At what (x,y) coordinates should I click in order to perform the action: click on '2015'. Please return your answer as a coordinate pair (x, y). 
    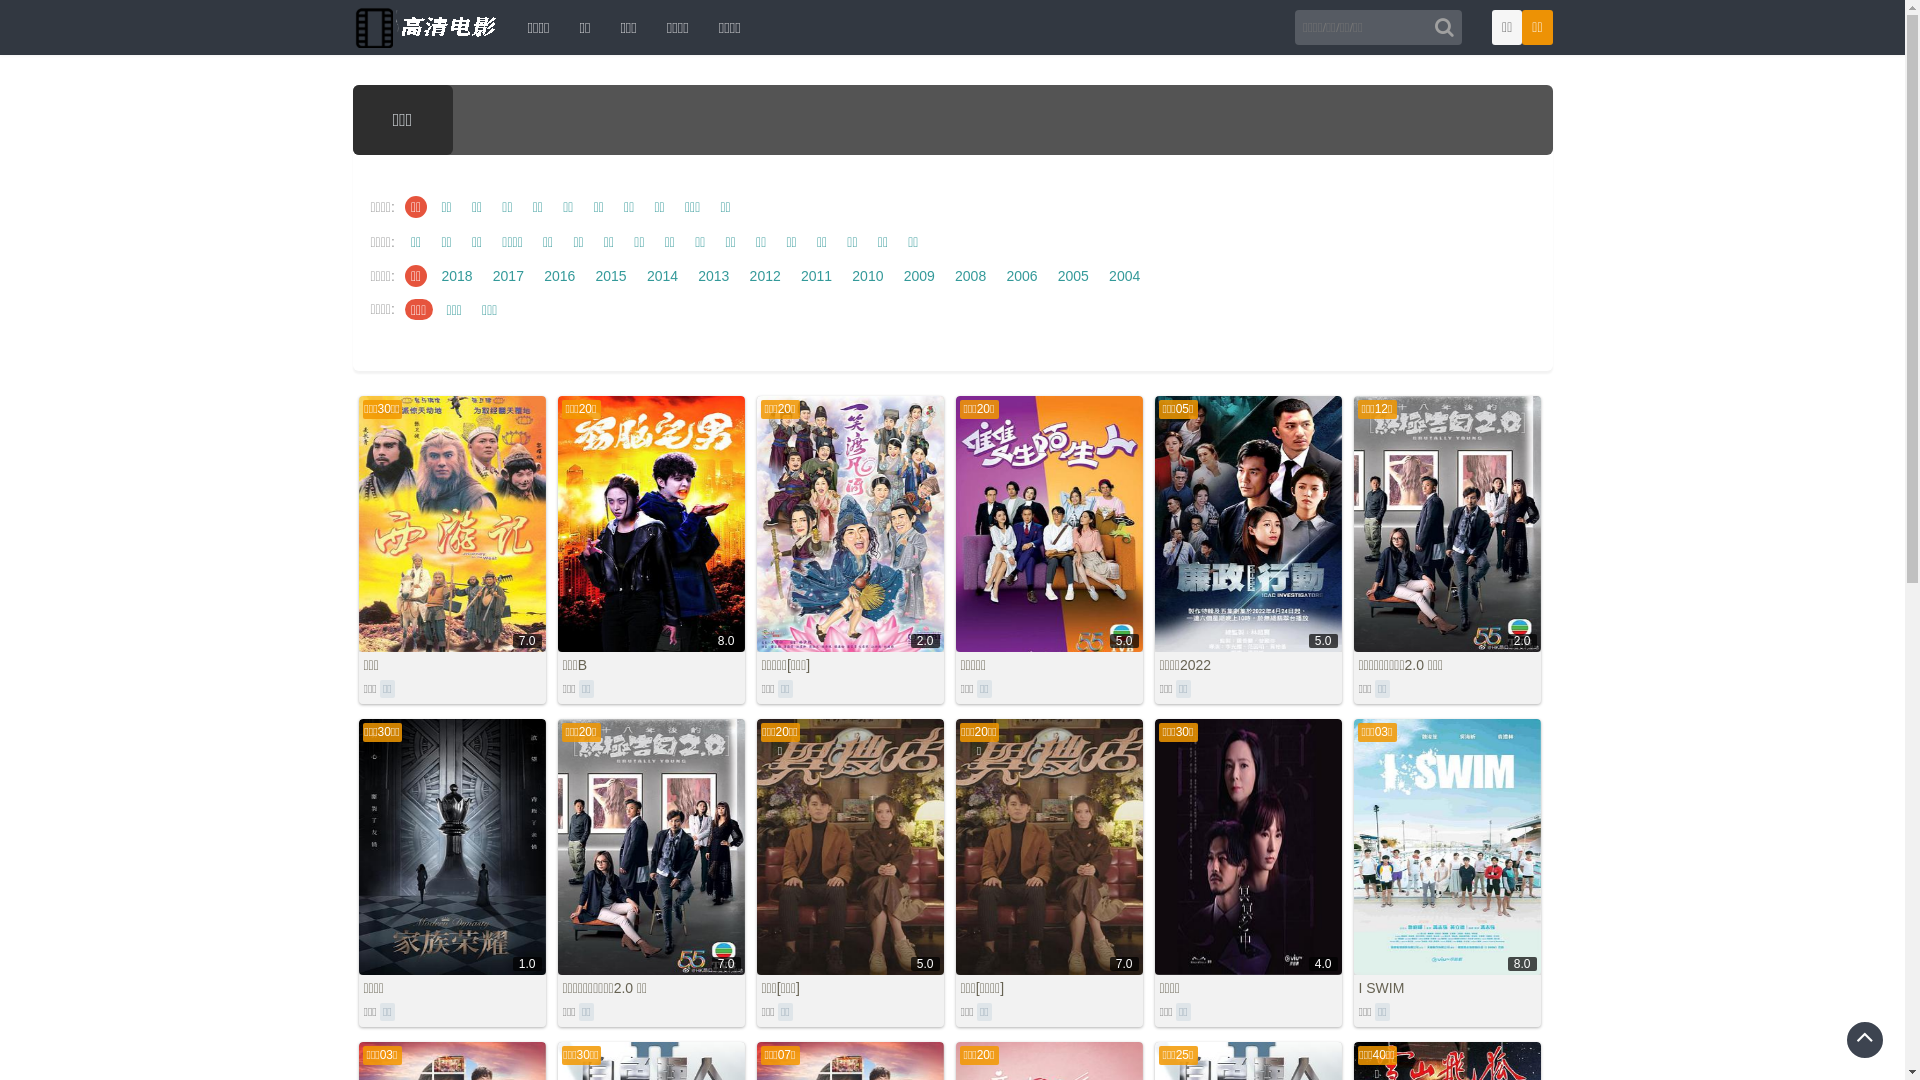
    Looking at the image, I should click on (609, 276).